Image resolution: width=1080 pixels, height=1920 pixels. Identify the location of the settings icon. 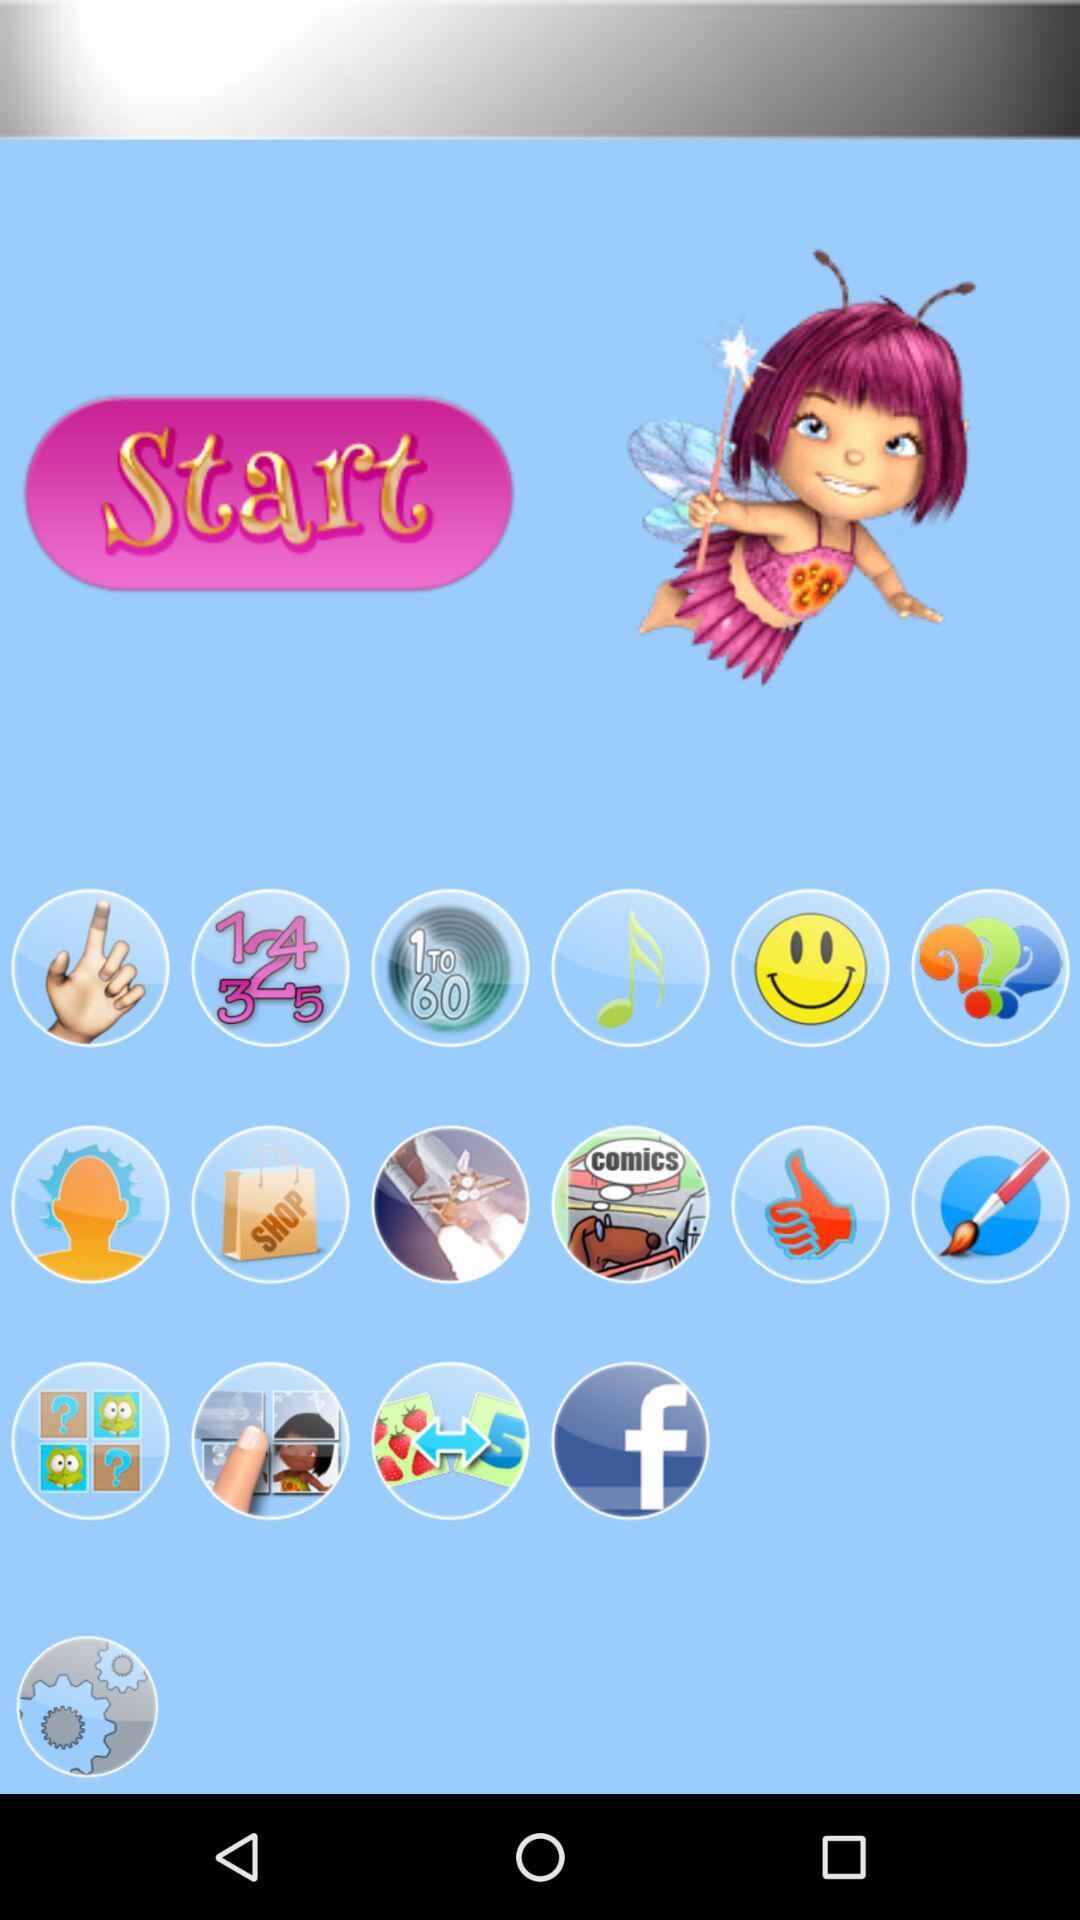
(86, 1826).